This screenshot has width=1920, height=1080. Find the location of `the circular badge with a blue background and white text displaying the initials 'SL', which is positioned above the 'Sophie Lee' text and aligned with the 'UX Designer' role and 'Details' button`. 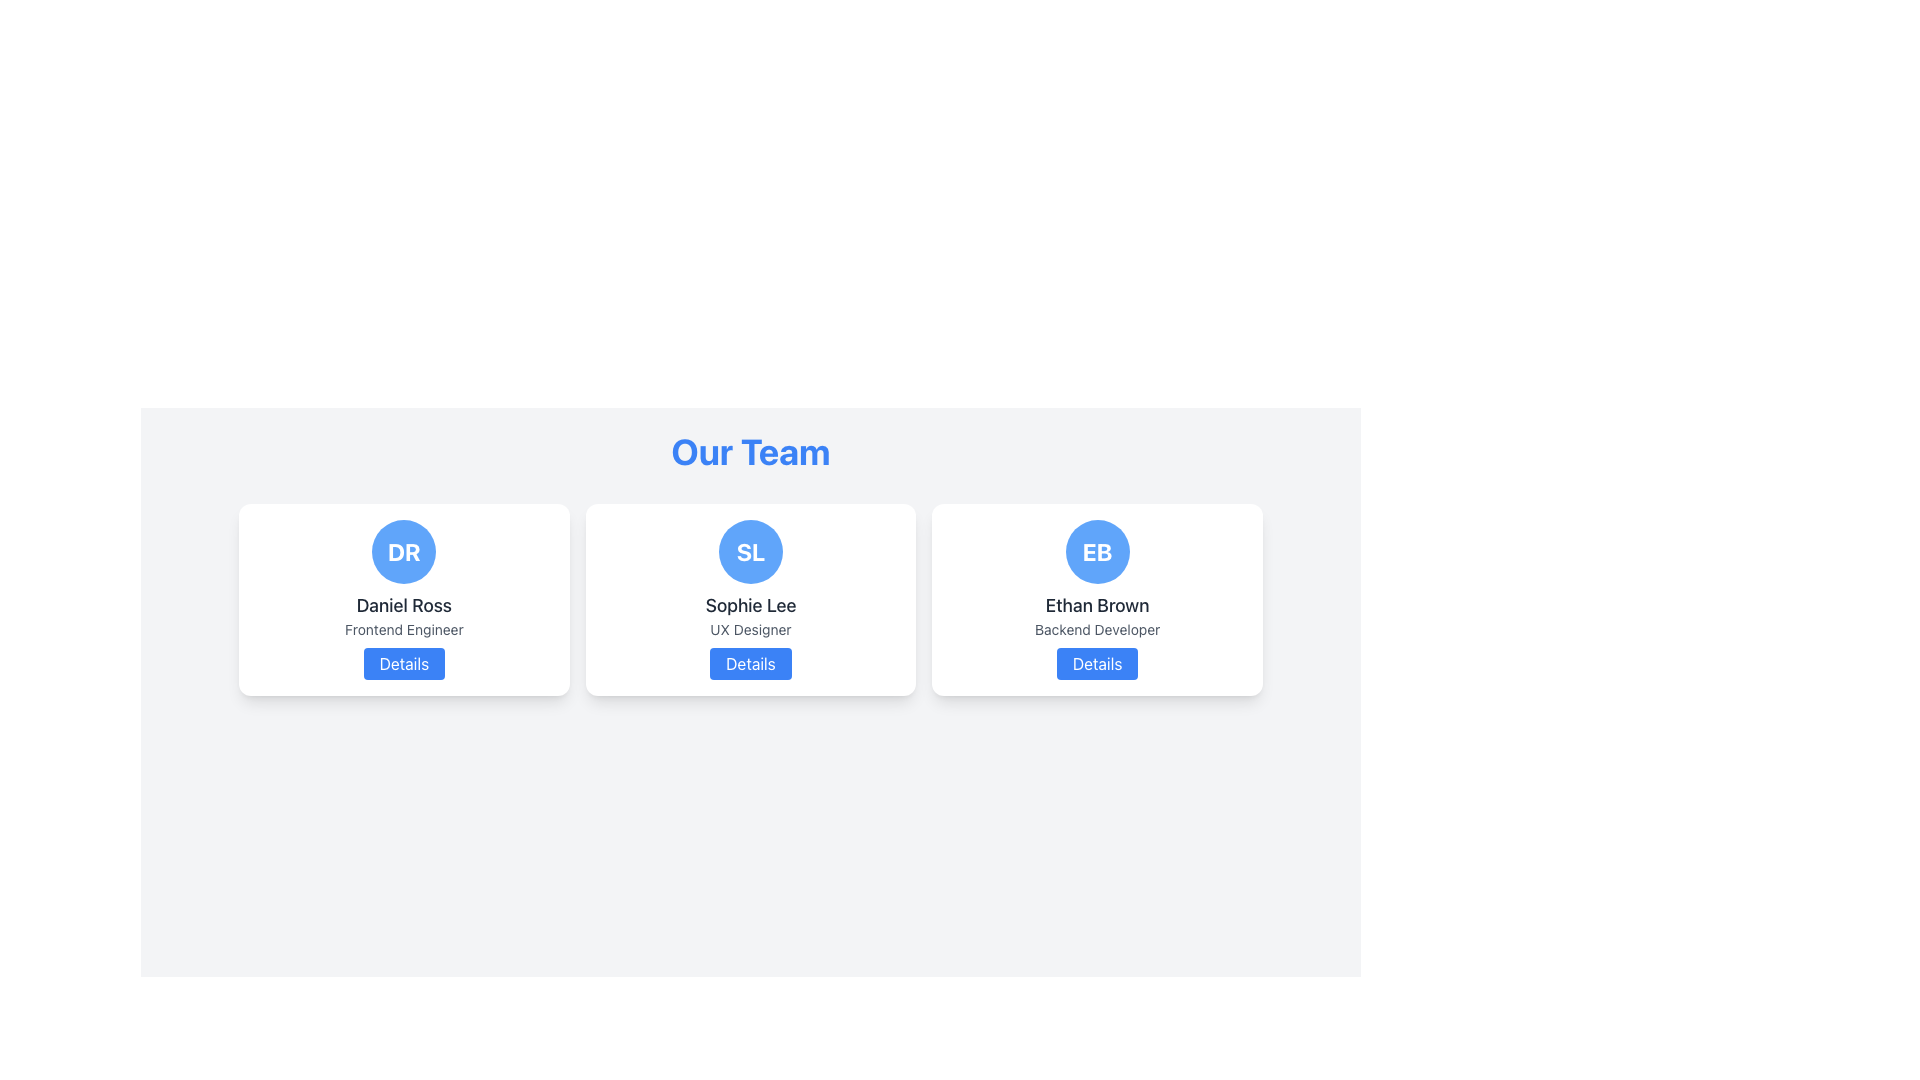

the circular badge with a blue background and white text displaying the initials 'SL', which is positioned above the 'Sophie Lee' text and aligned with the 'UX Designer' role and 'Details' button is located at coordinates (749, 551).